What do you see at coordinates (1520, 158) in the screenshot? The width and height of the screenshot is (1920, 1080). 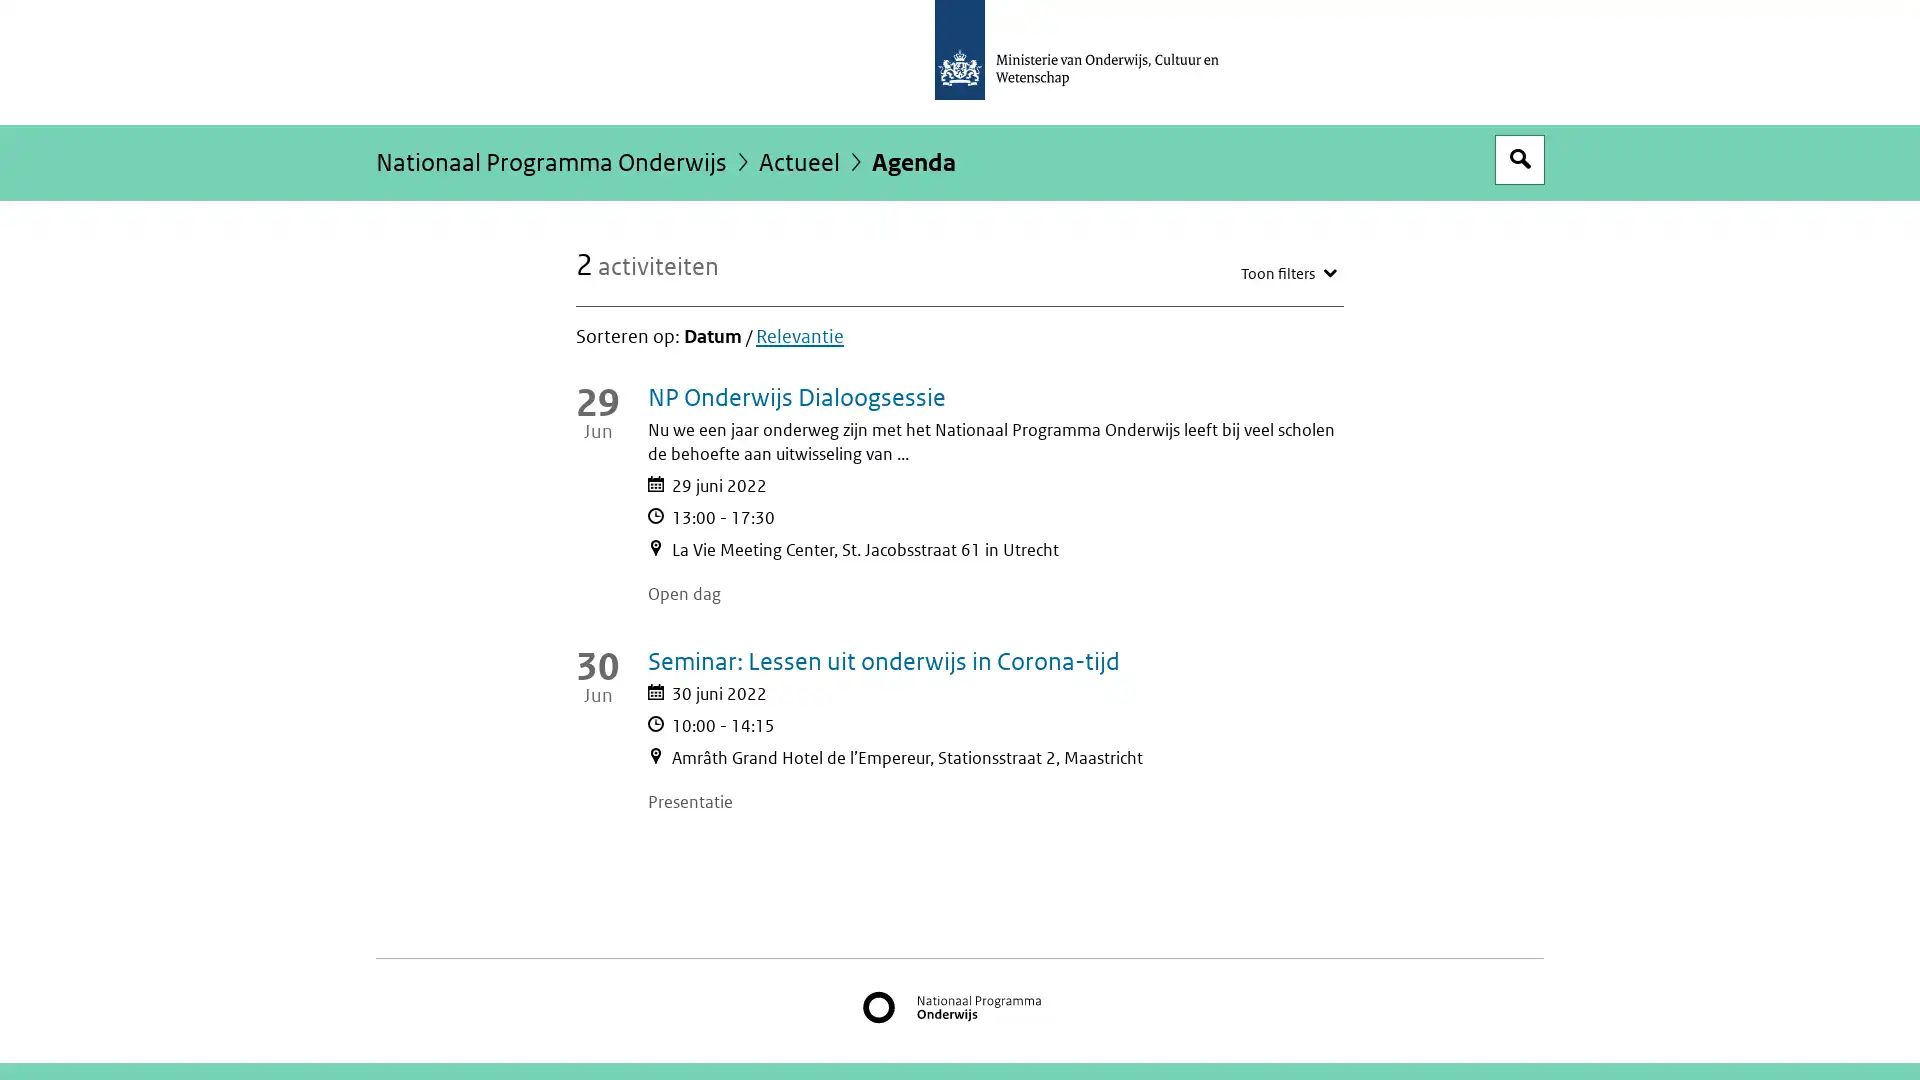 I see `Open zoekveld` at bounding box center [1520, 158].